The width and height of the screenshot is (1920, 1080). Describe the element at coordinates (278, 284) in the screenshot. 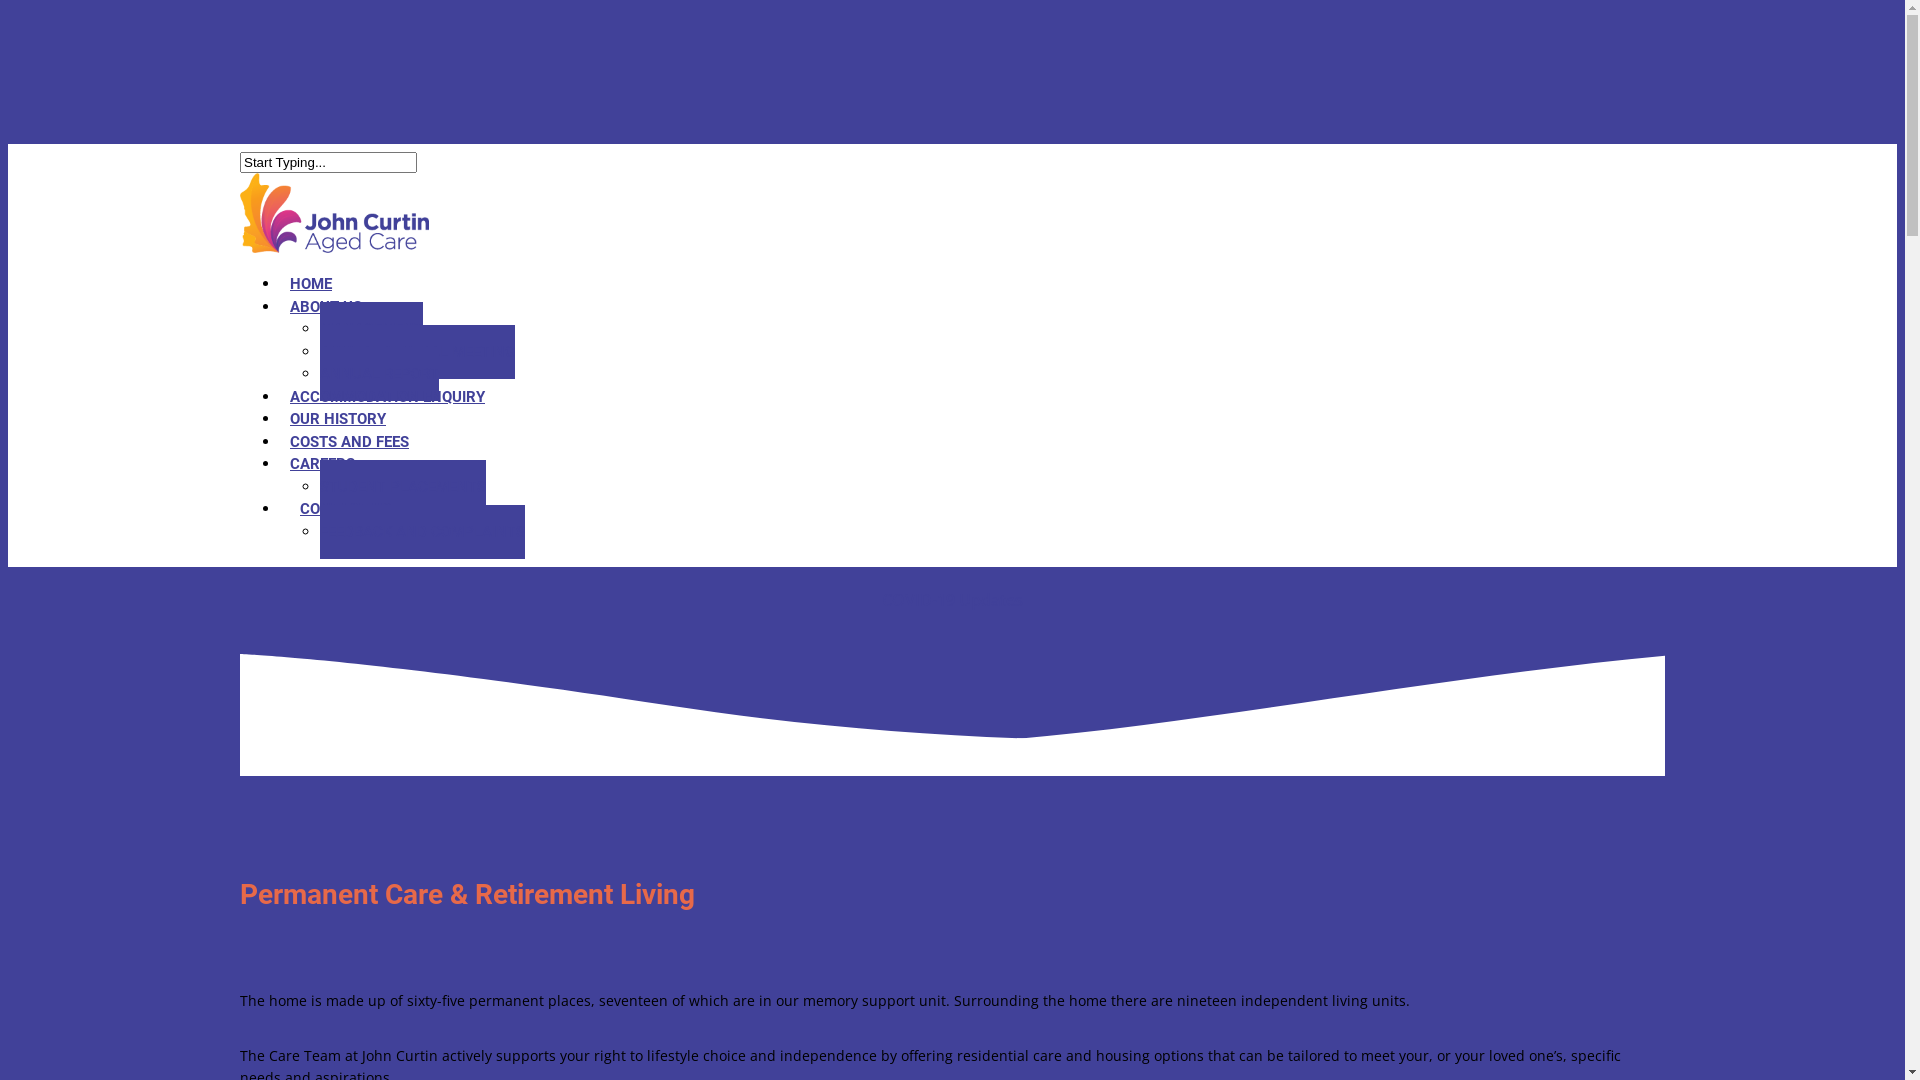

I see `'HOME'` at that location.